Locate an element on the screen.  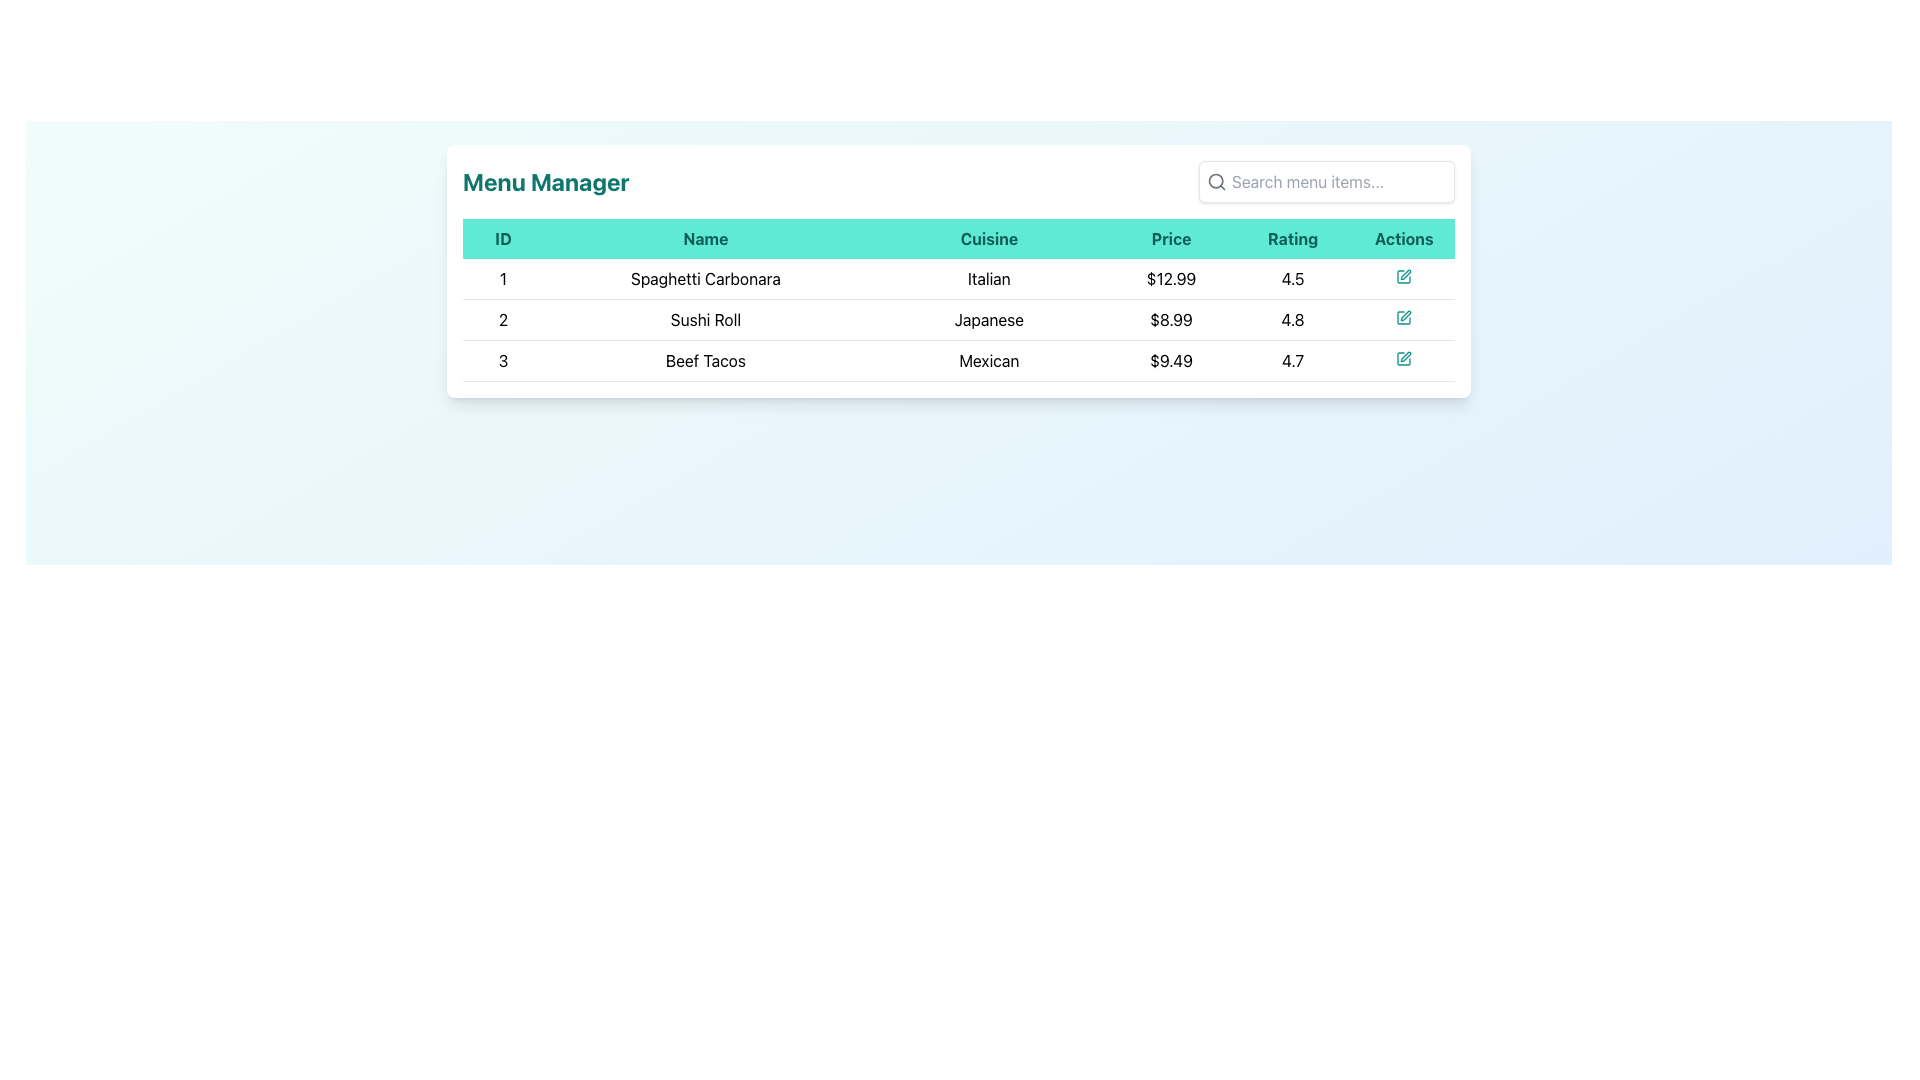
the 'Japanese' text label located in the 'Cuisine' column of the table associated with 'Sushi Roll' is located at coordinates (989, 319).